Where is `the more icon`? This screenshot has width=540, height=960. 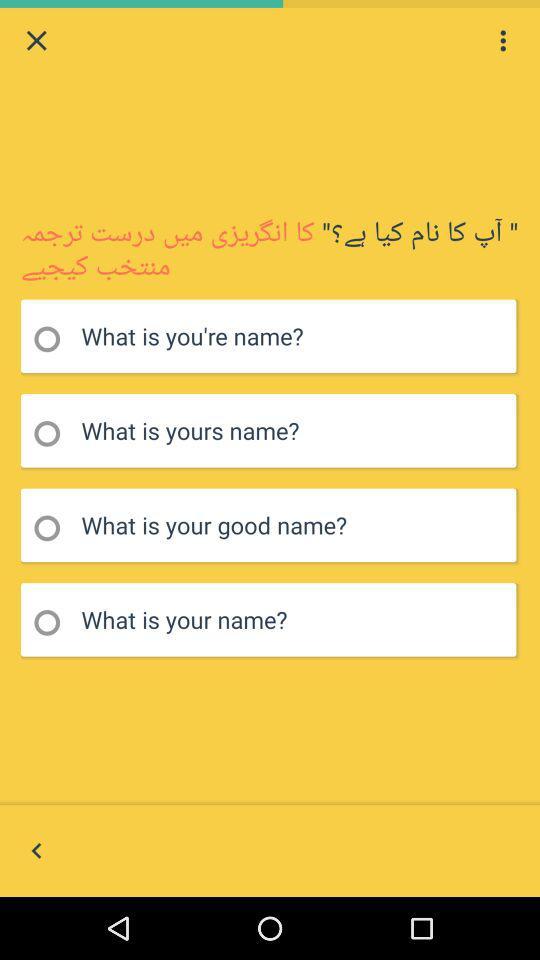 the more icon is located at coordinates (502, 42).